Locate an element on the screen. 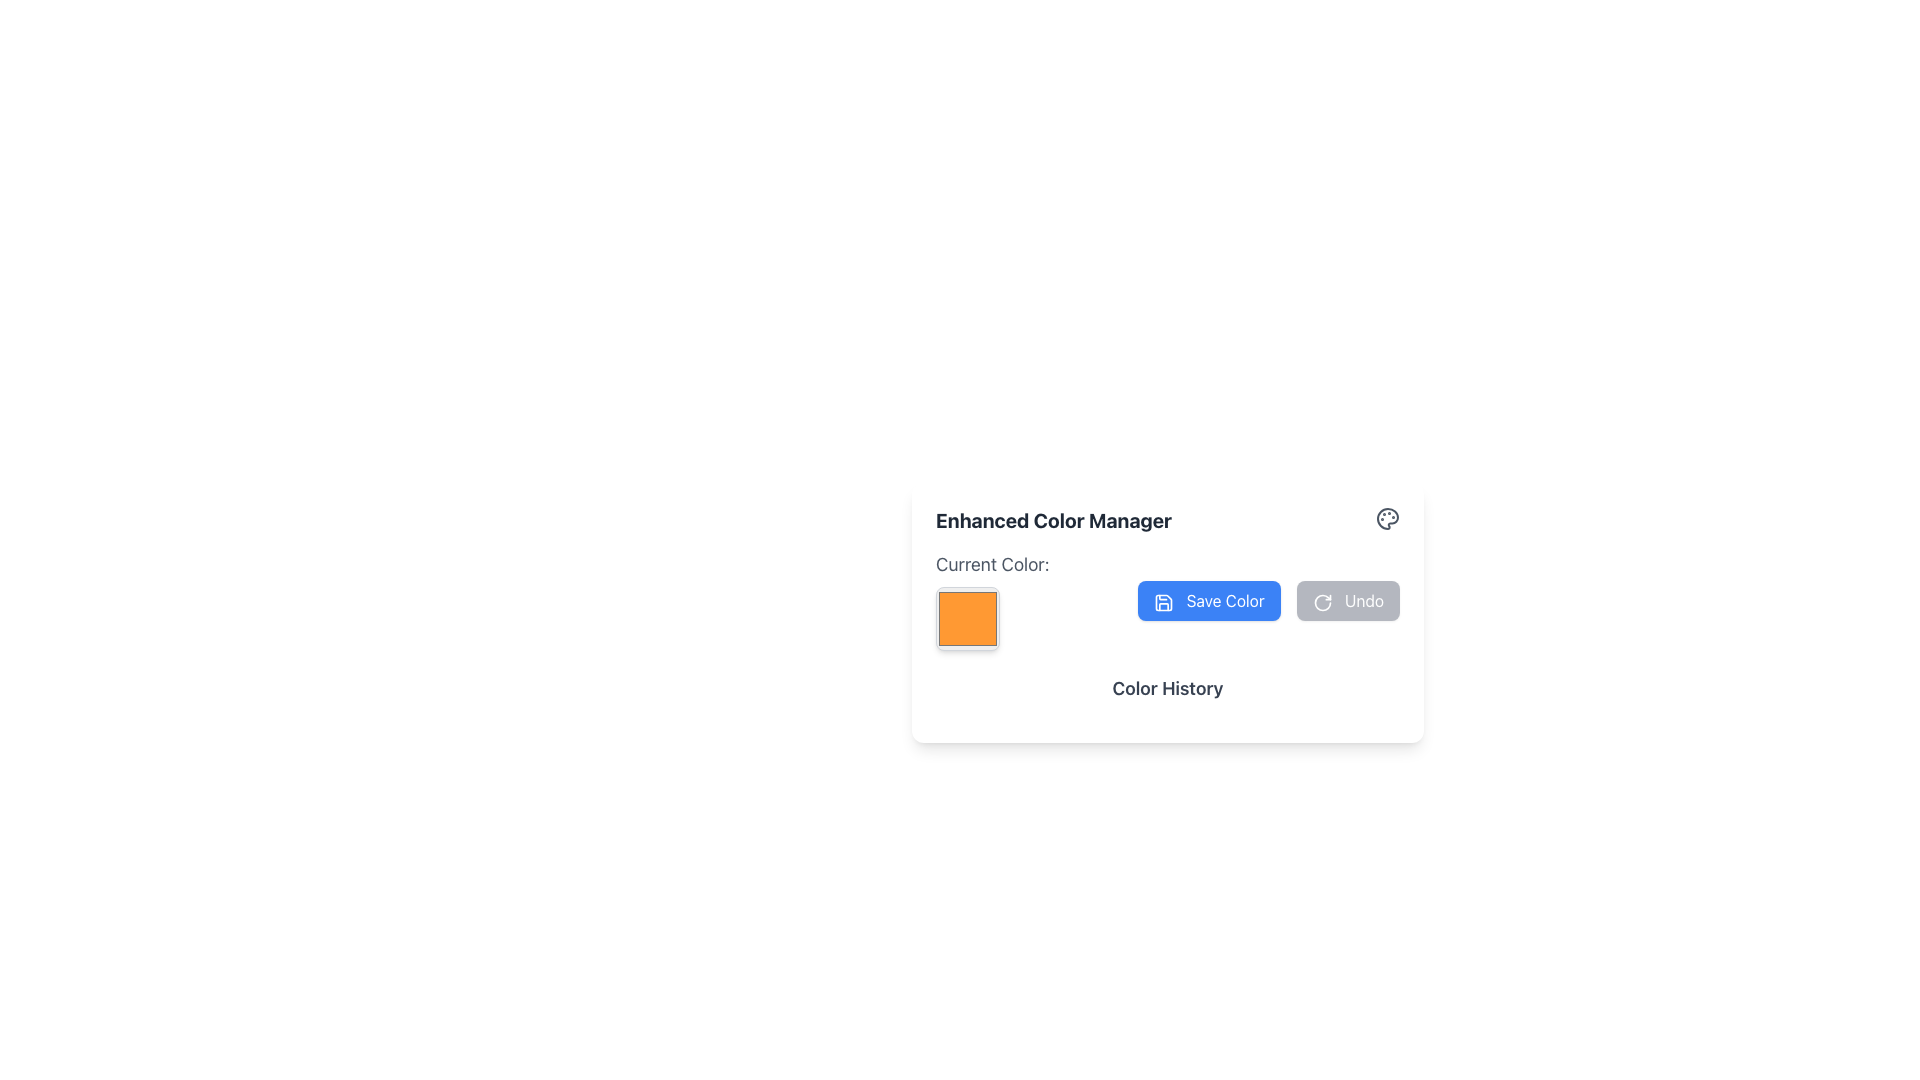 This screenshot has width=1920, height=1080. Text label that serves as a title or heading, located to the left of a color palette icon is located at coordinates (1053, 519).